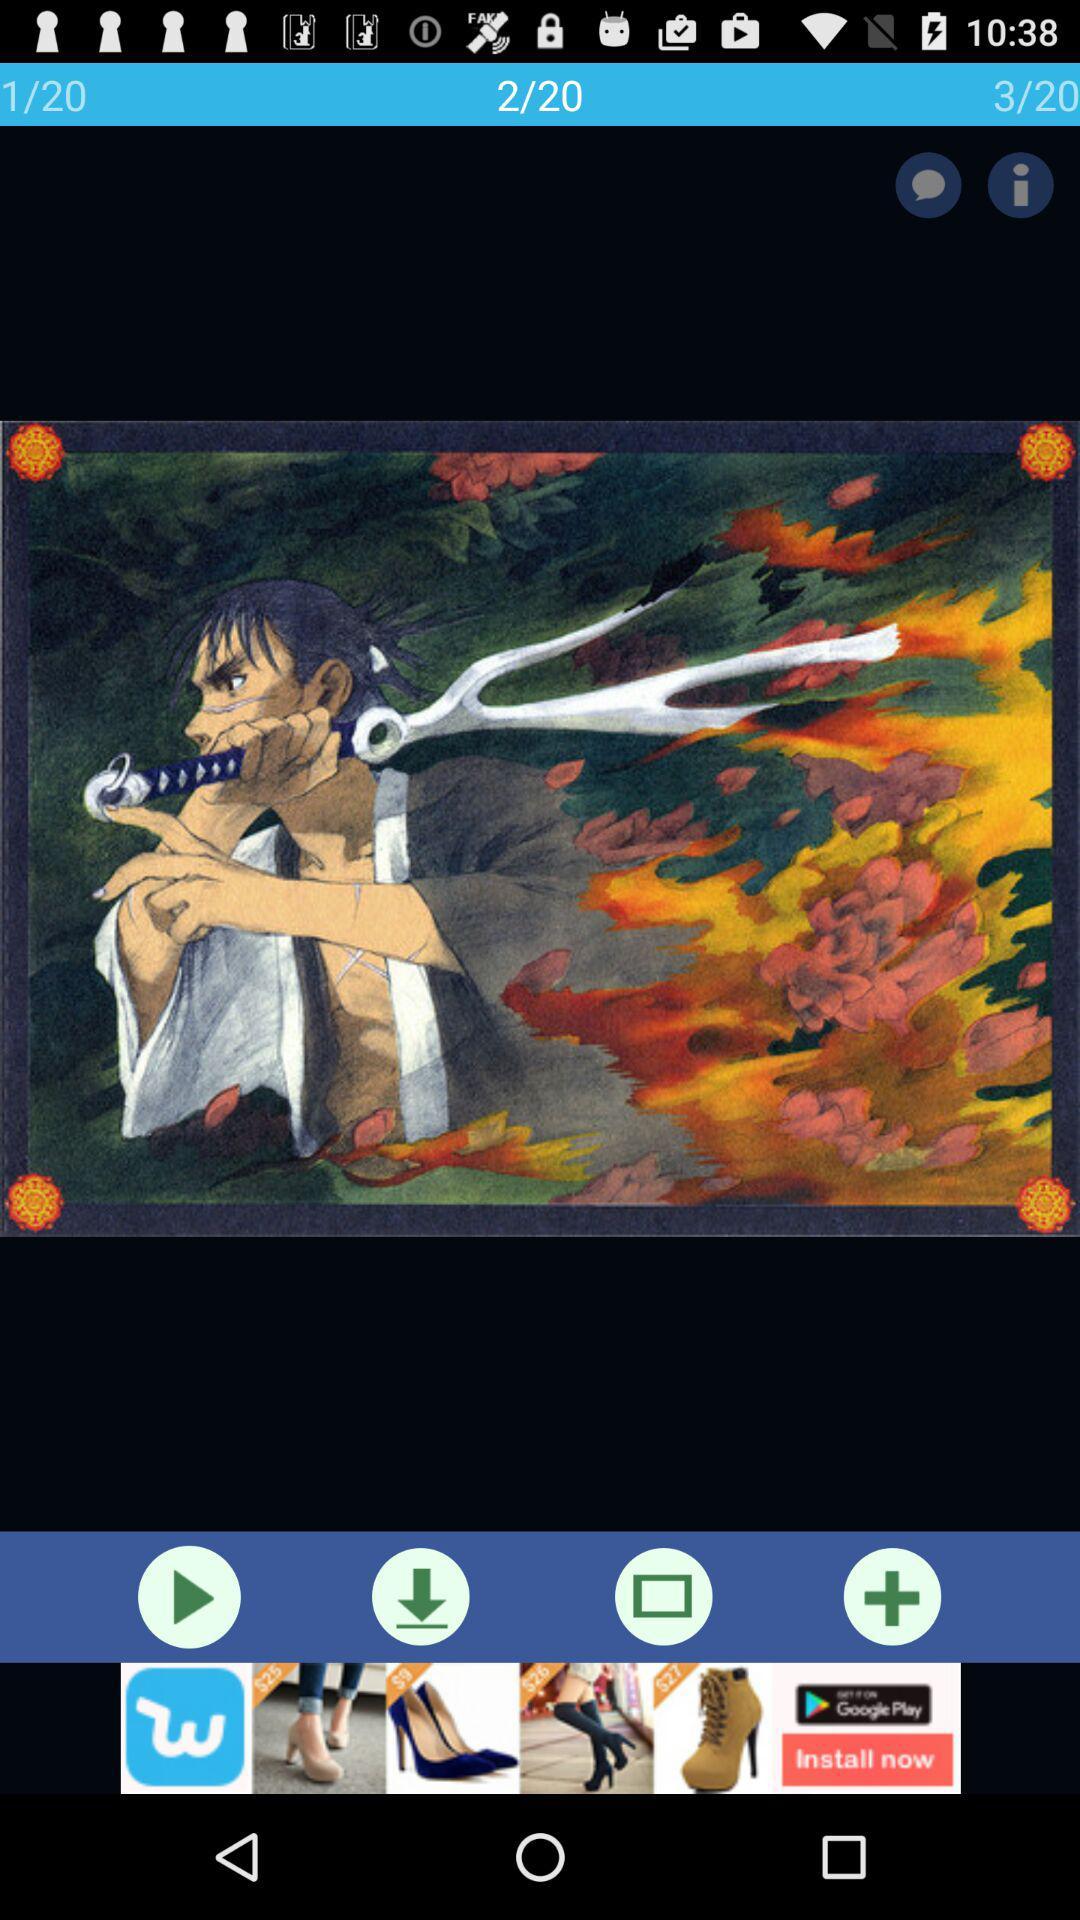 The image size is (1080, 1920). Describe the element at coordinates (891, 1595) in the screenshot. I see `to favorites` at that location.